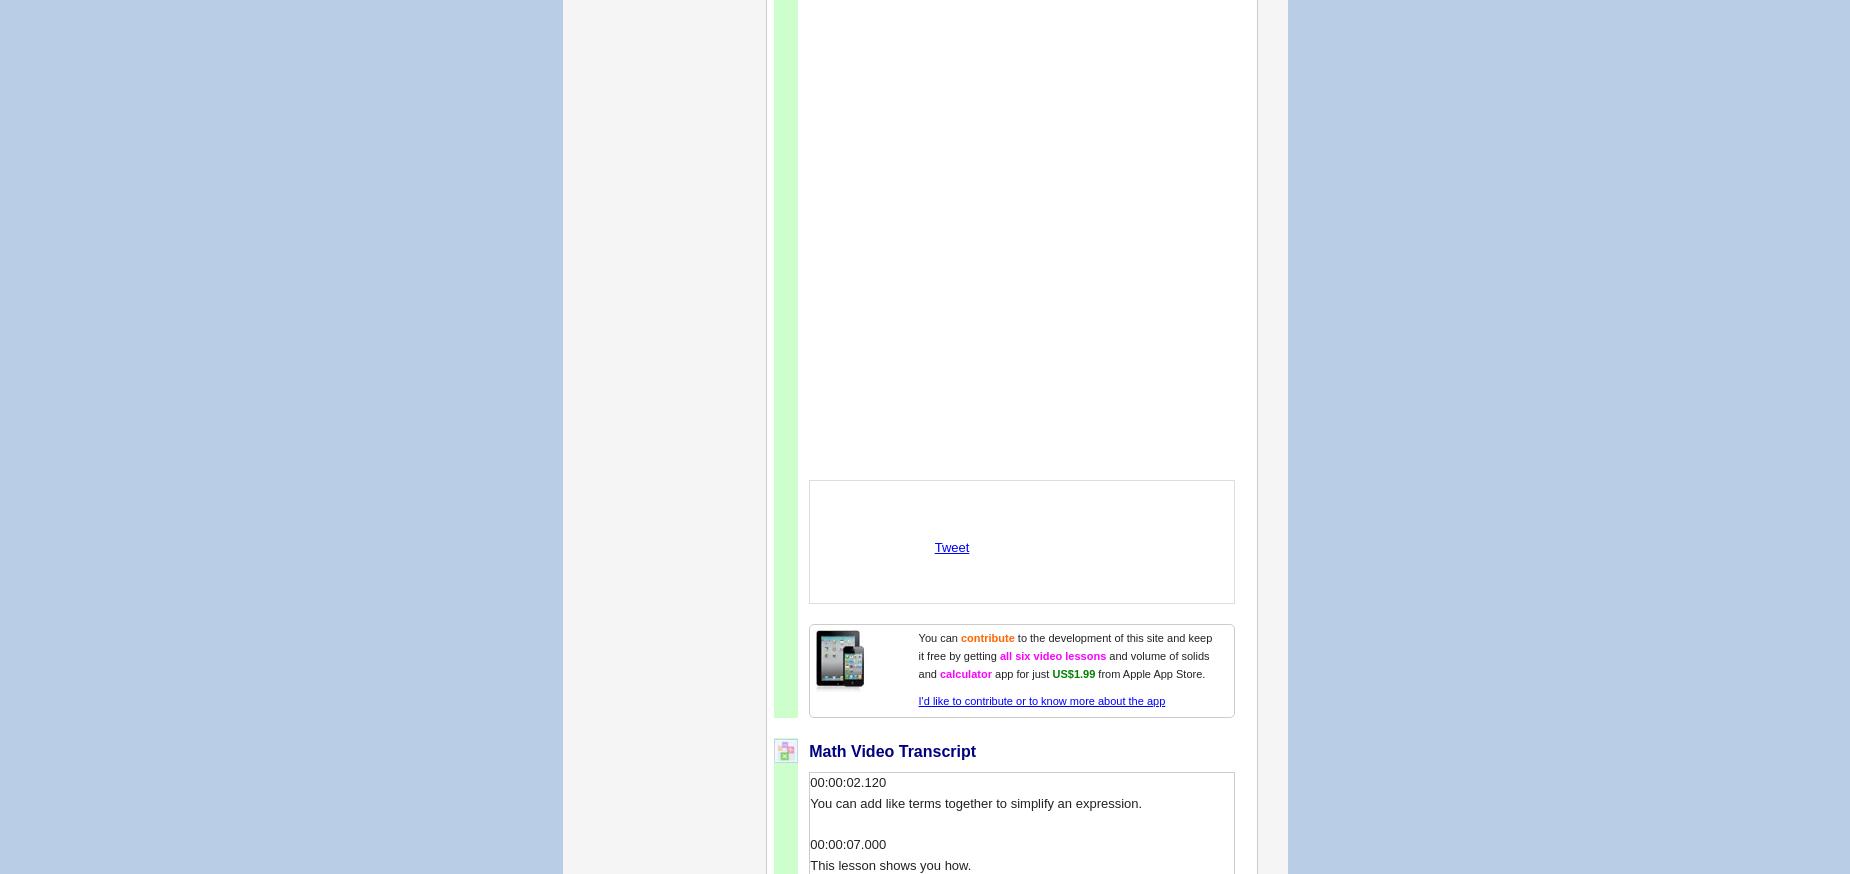  Describe the element at coordinates (809, 780) in the screenshot. I see `'00:00:02.120'` at that location.